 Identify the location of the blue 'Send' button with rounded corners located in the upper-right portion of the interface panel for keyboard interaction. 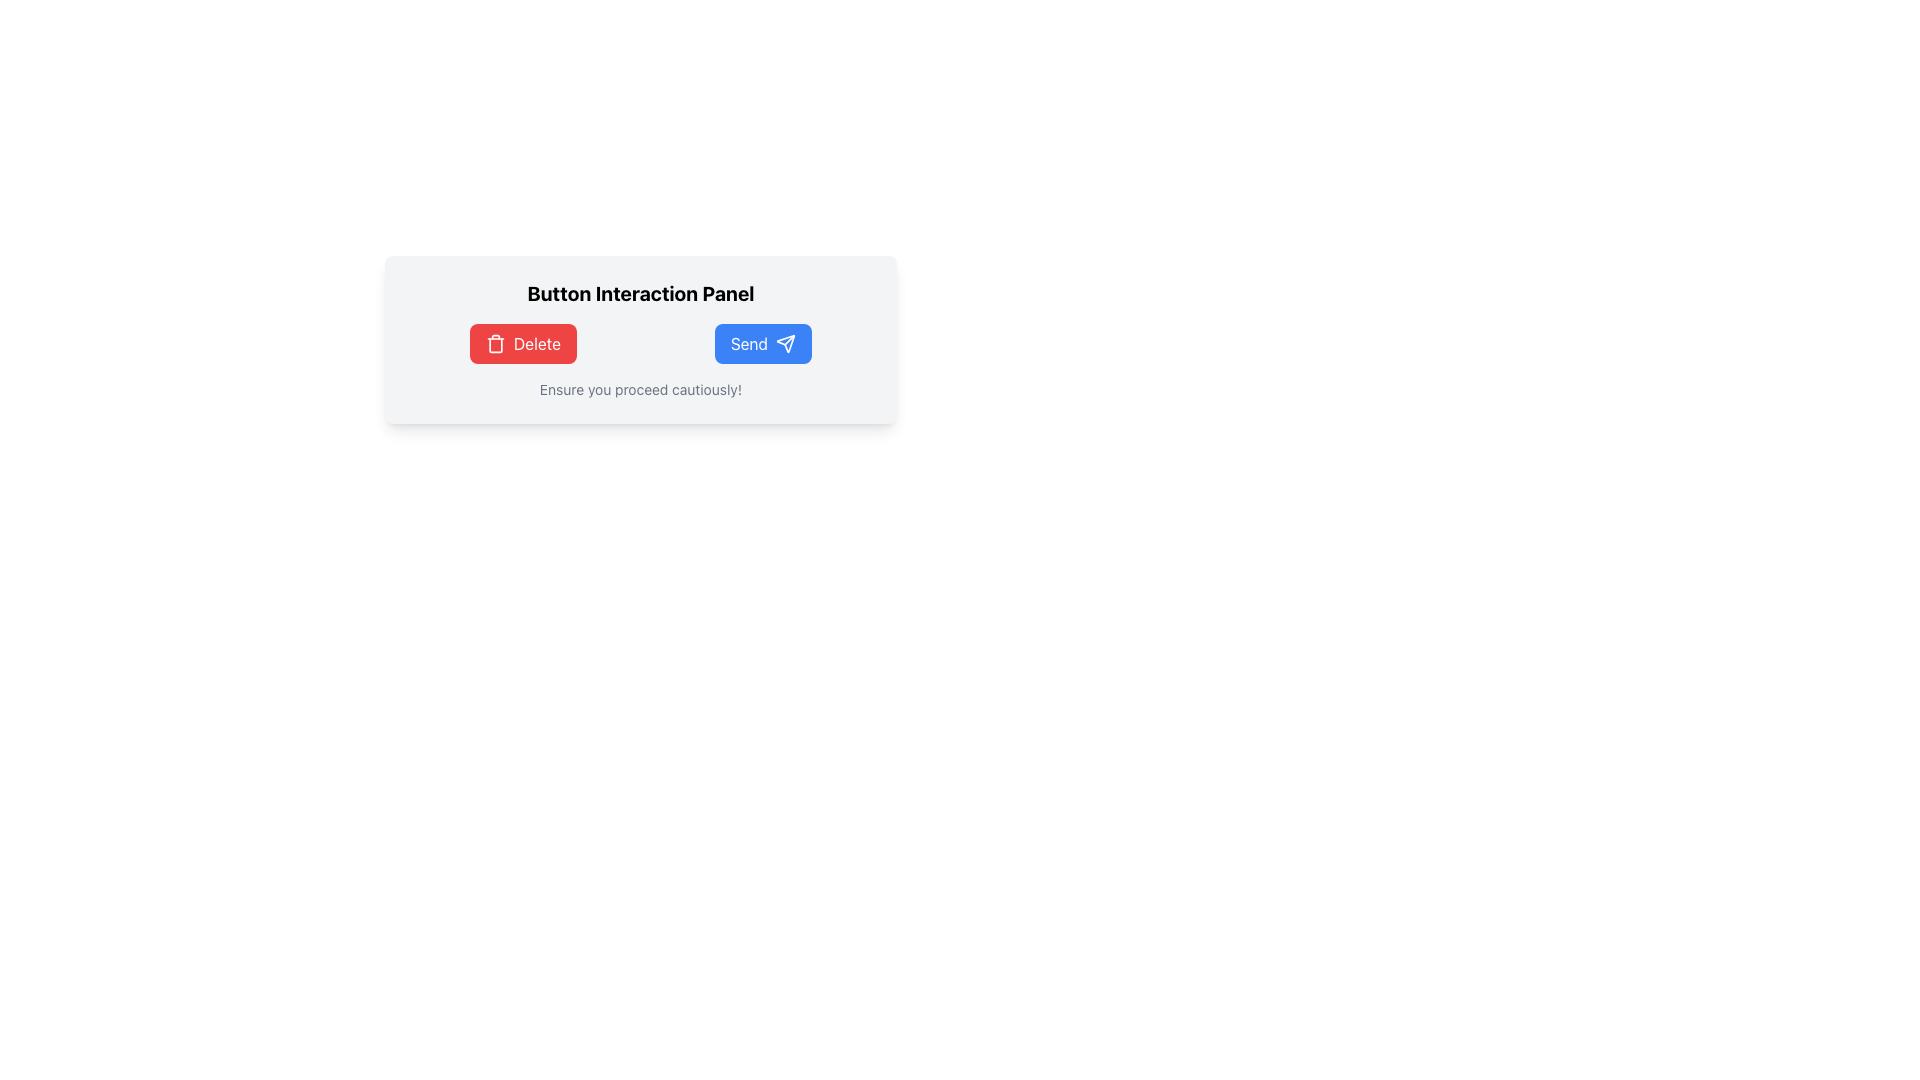
(762, 342).